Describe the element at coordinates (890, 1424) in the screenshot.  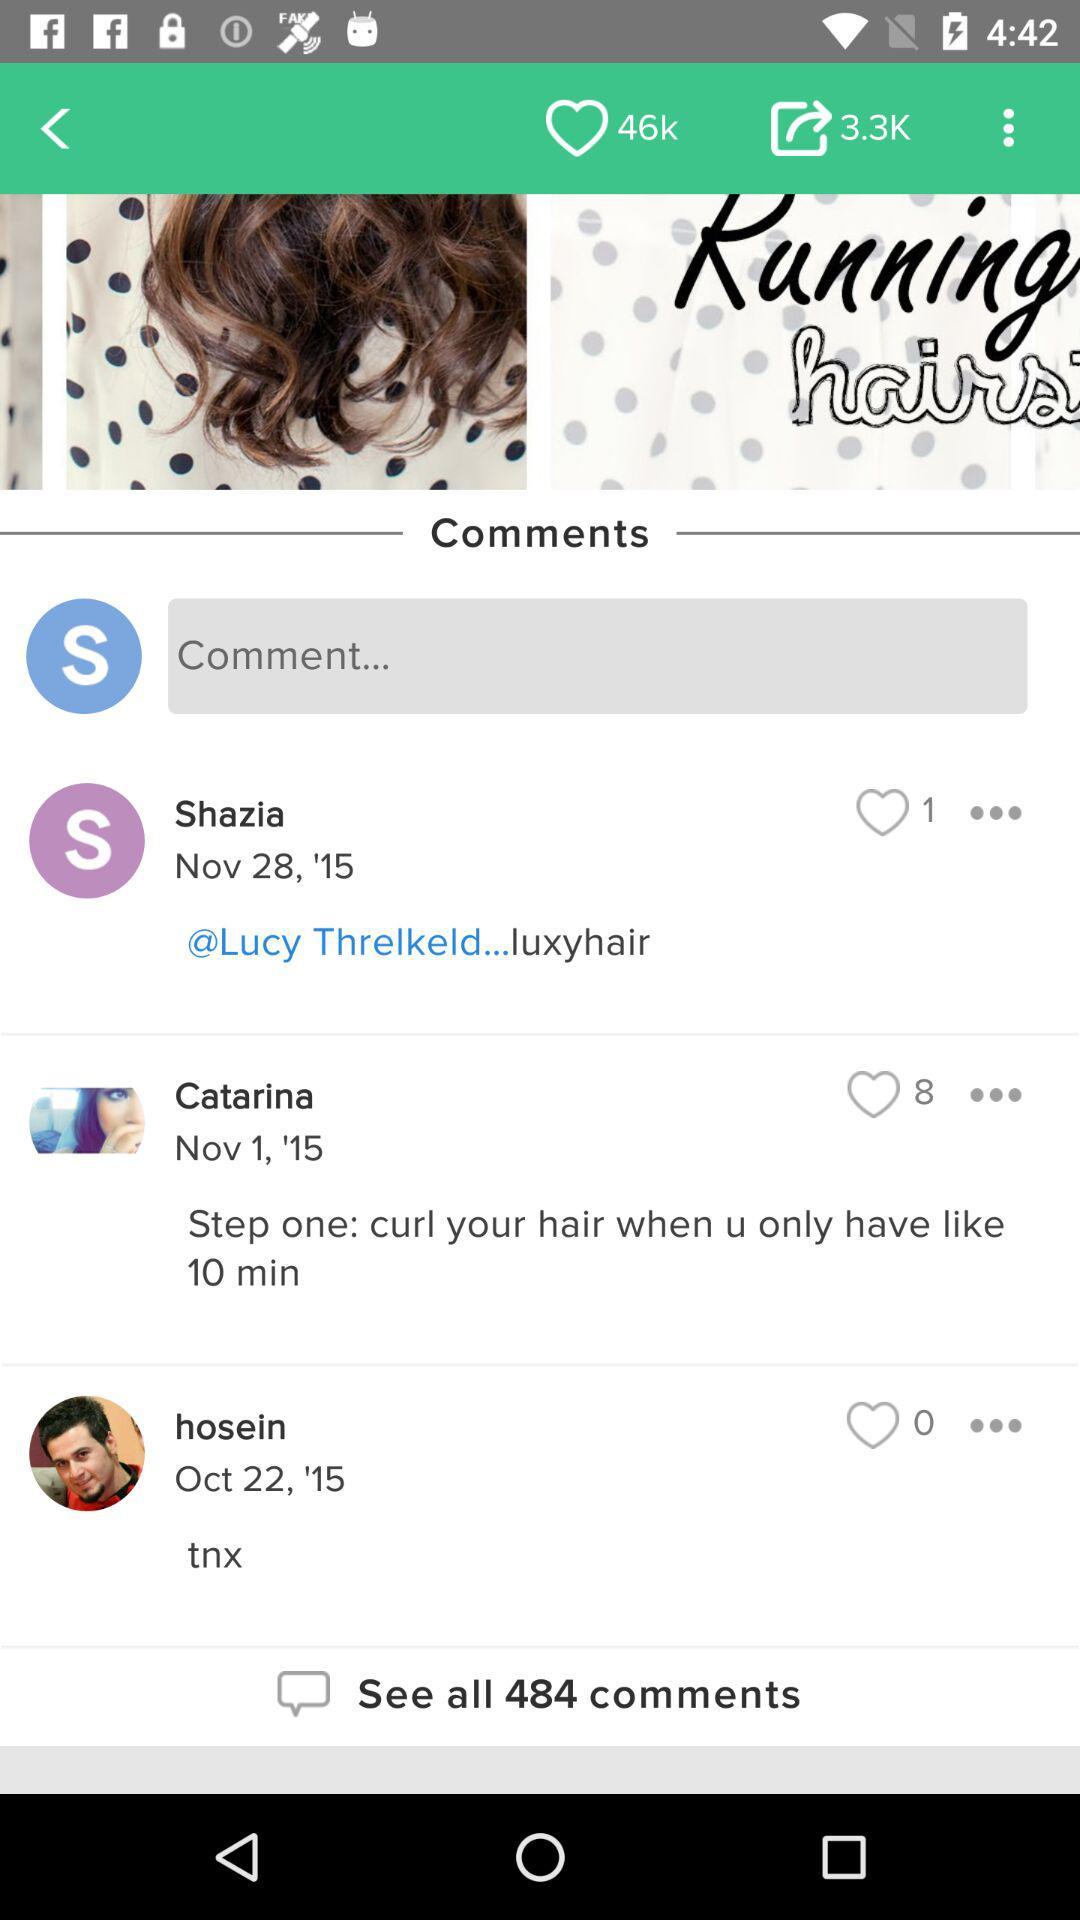
I see `icon above the tnx` at that location.